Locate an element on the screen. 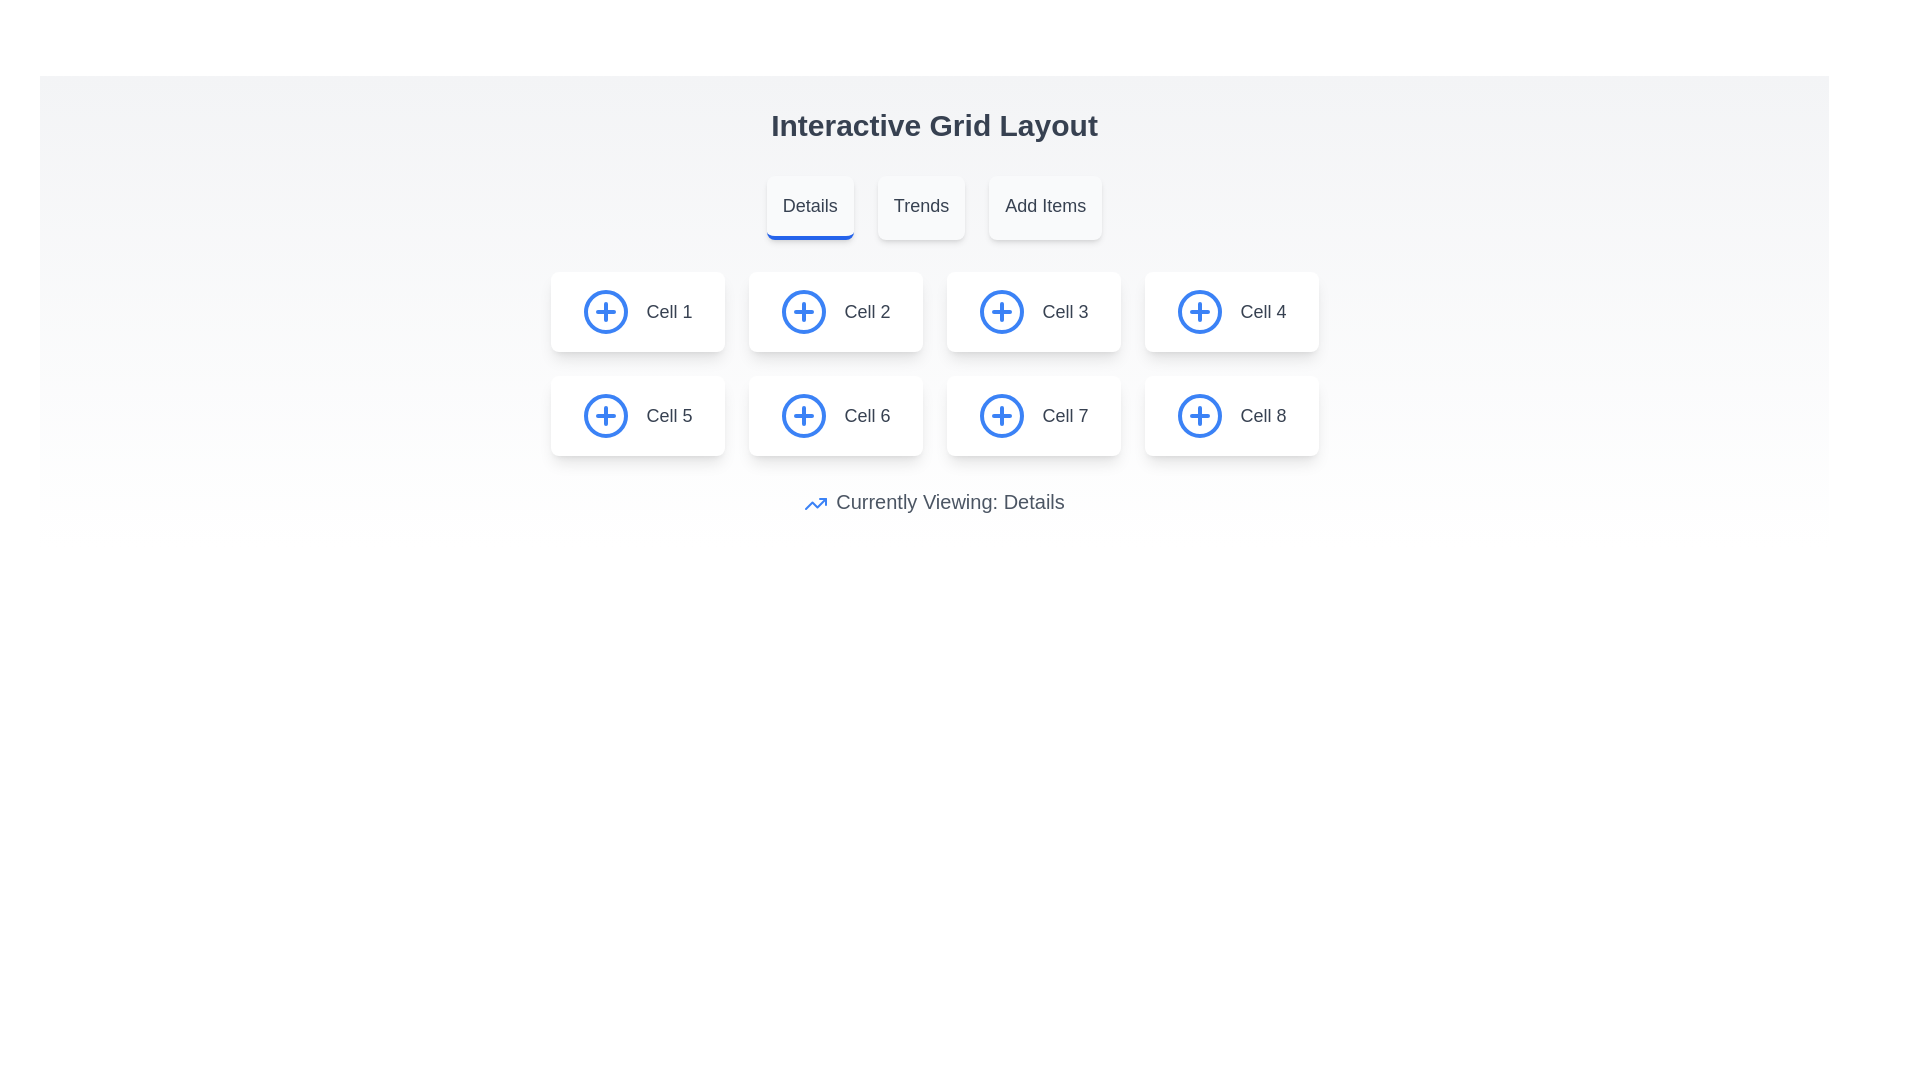  the first card in the second row of the grid, which has a white background, rounded corners, and features a blue circular icon with a white plus sign and a label 'Cell 5' is located at coordinates (636, 415).